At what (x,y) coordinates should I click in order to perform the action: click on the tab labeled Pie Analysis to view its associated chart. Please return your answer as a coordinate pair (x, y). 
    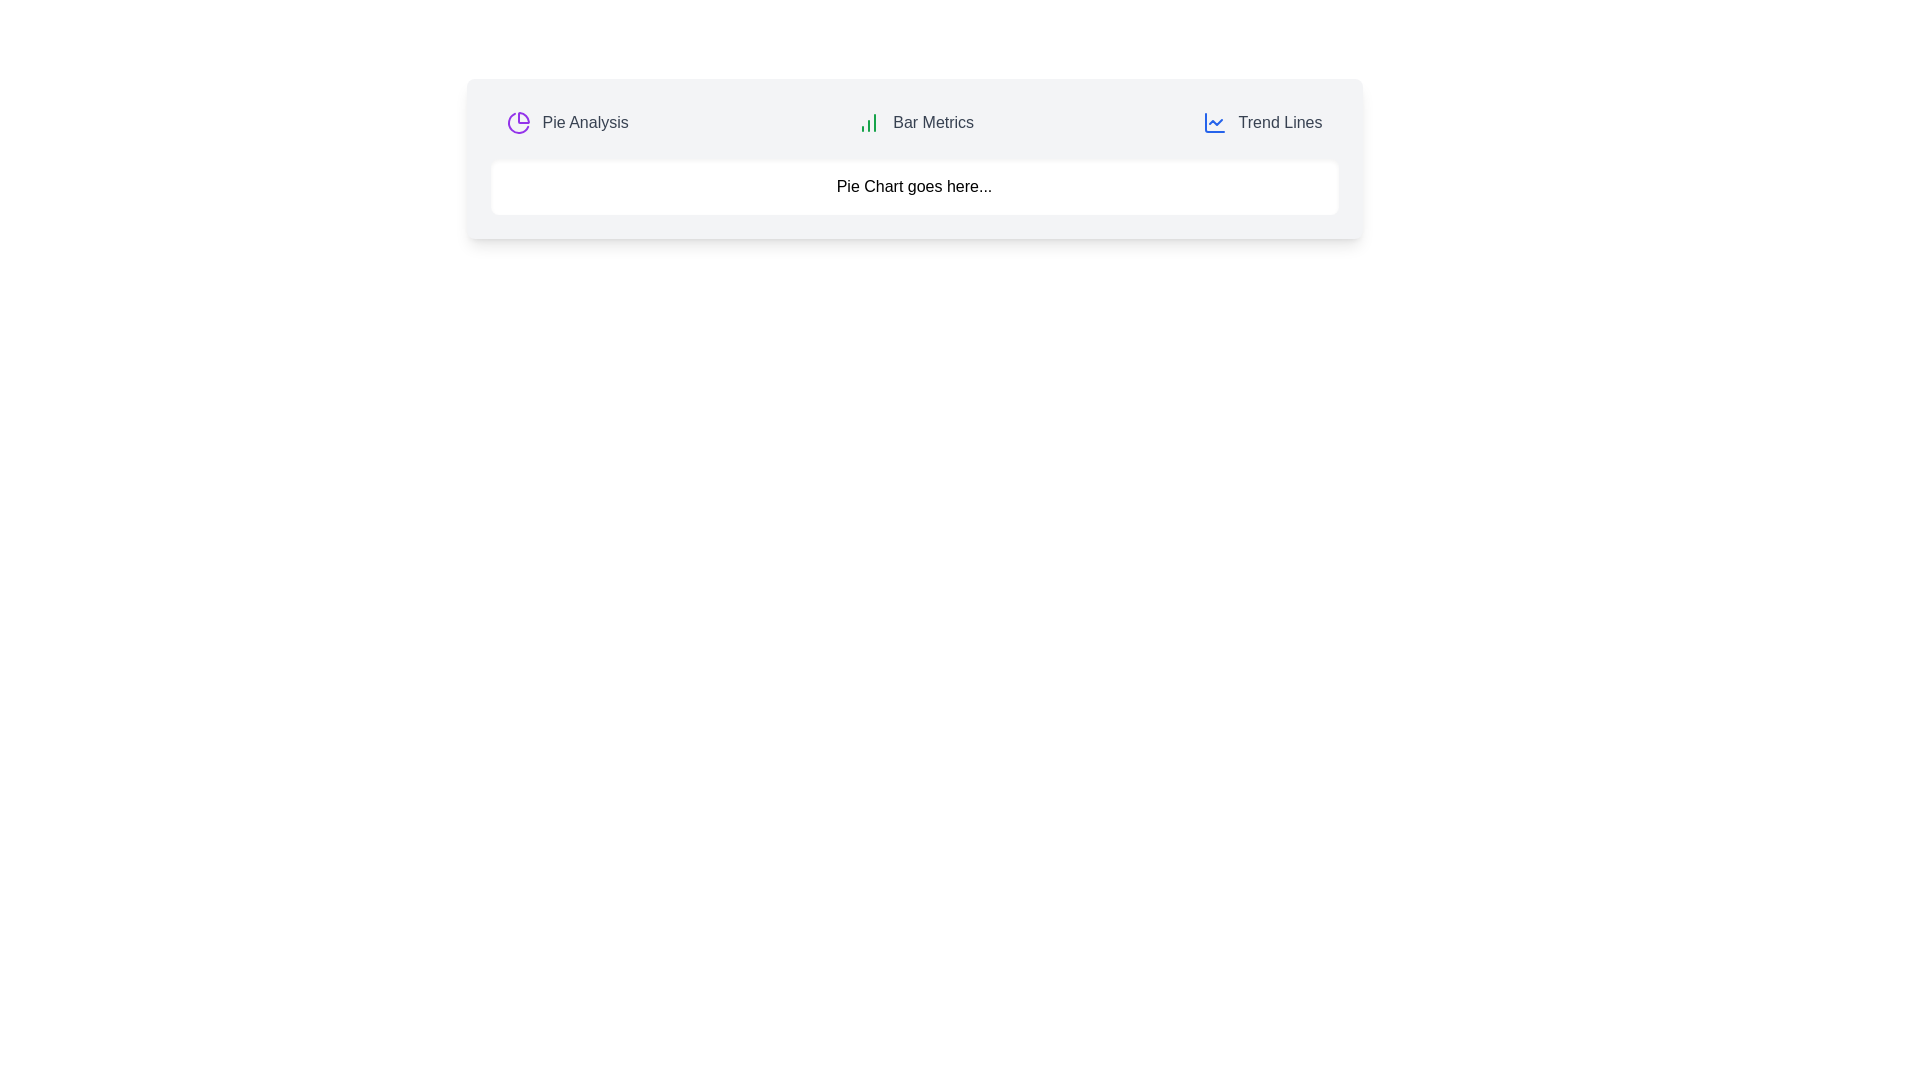
    Looking at the image, I should click on (566, 123).